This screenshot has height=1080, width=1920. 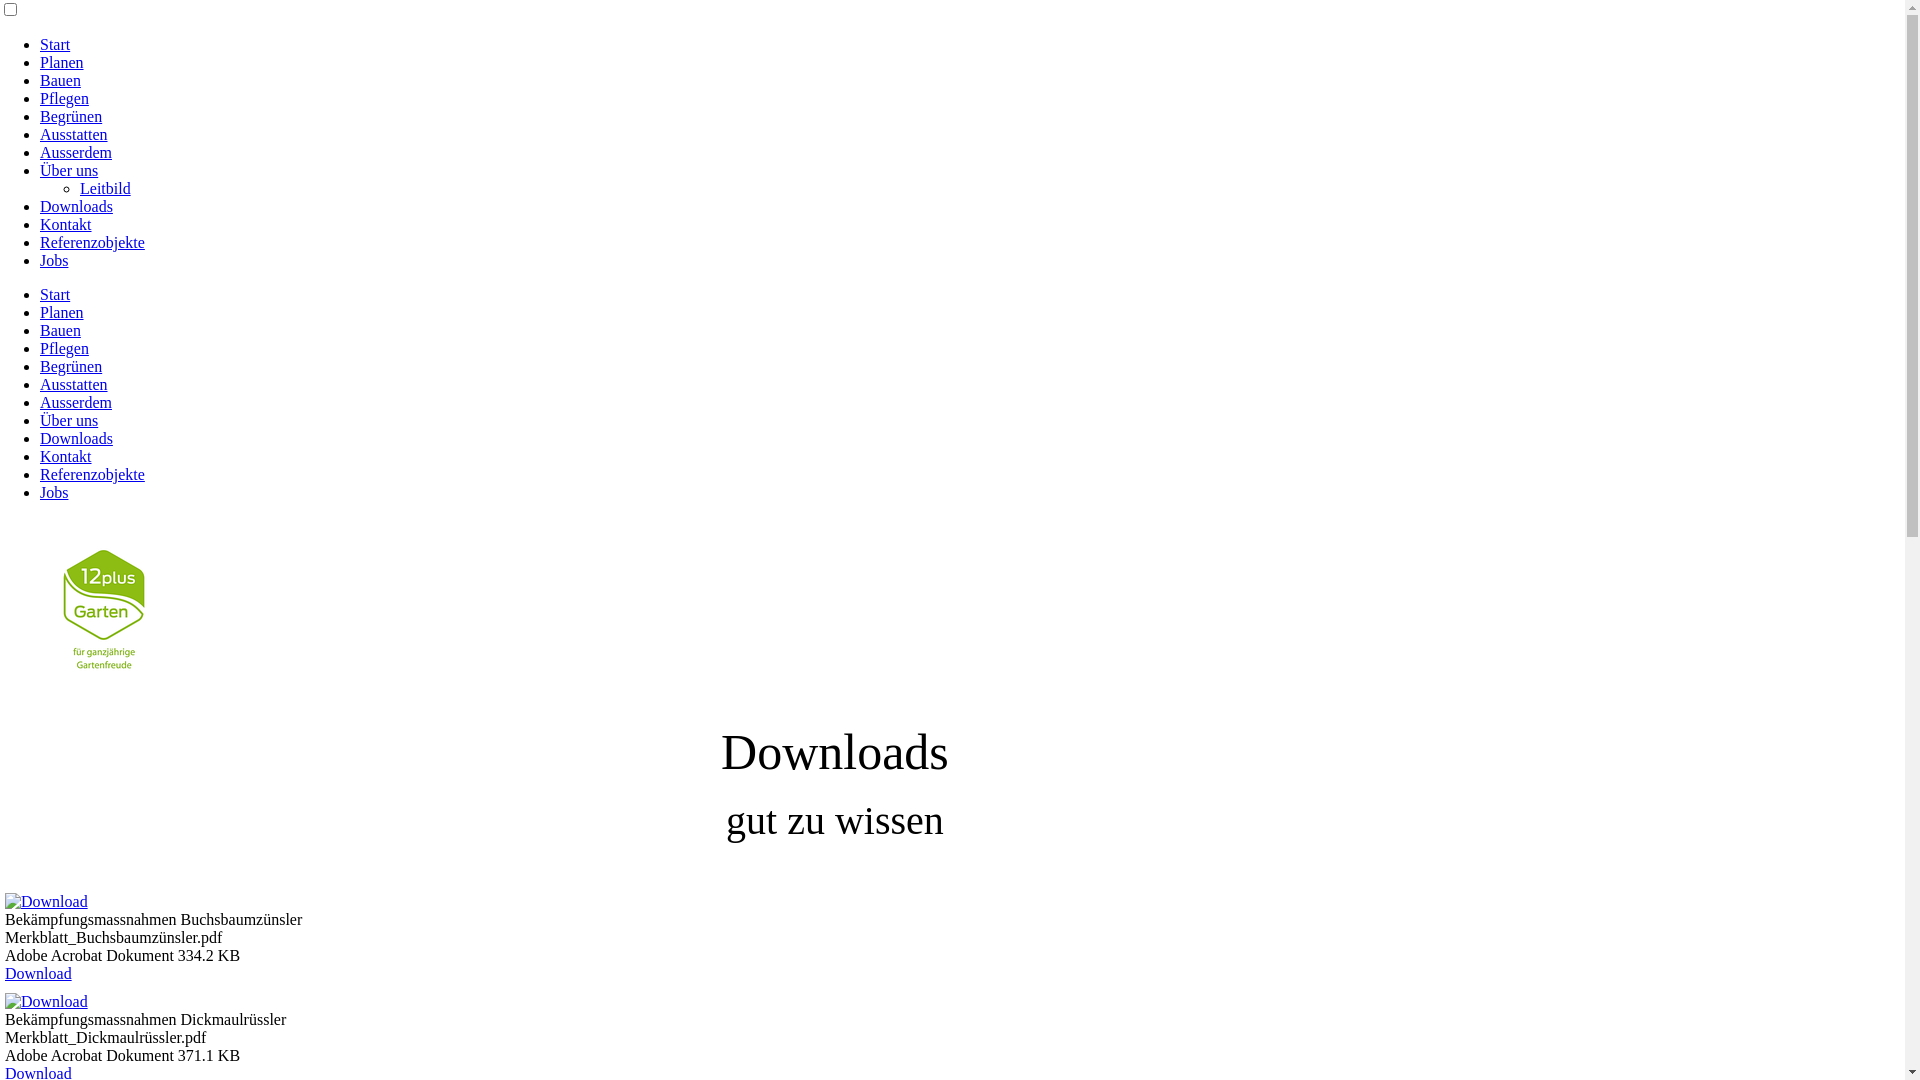 I want to click on 'Bauen', so click(x=60, y=79).